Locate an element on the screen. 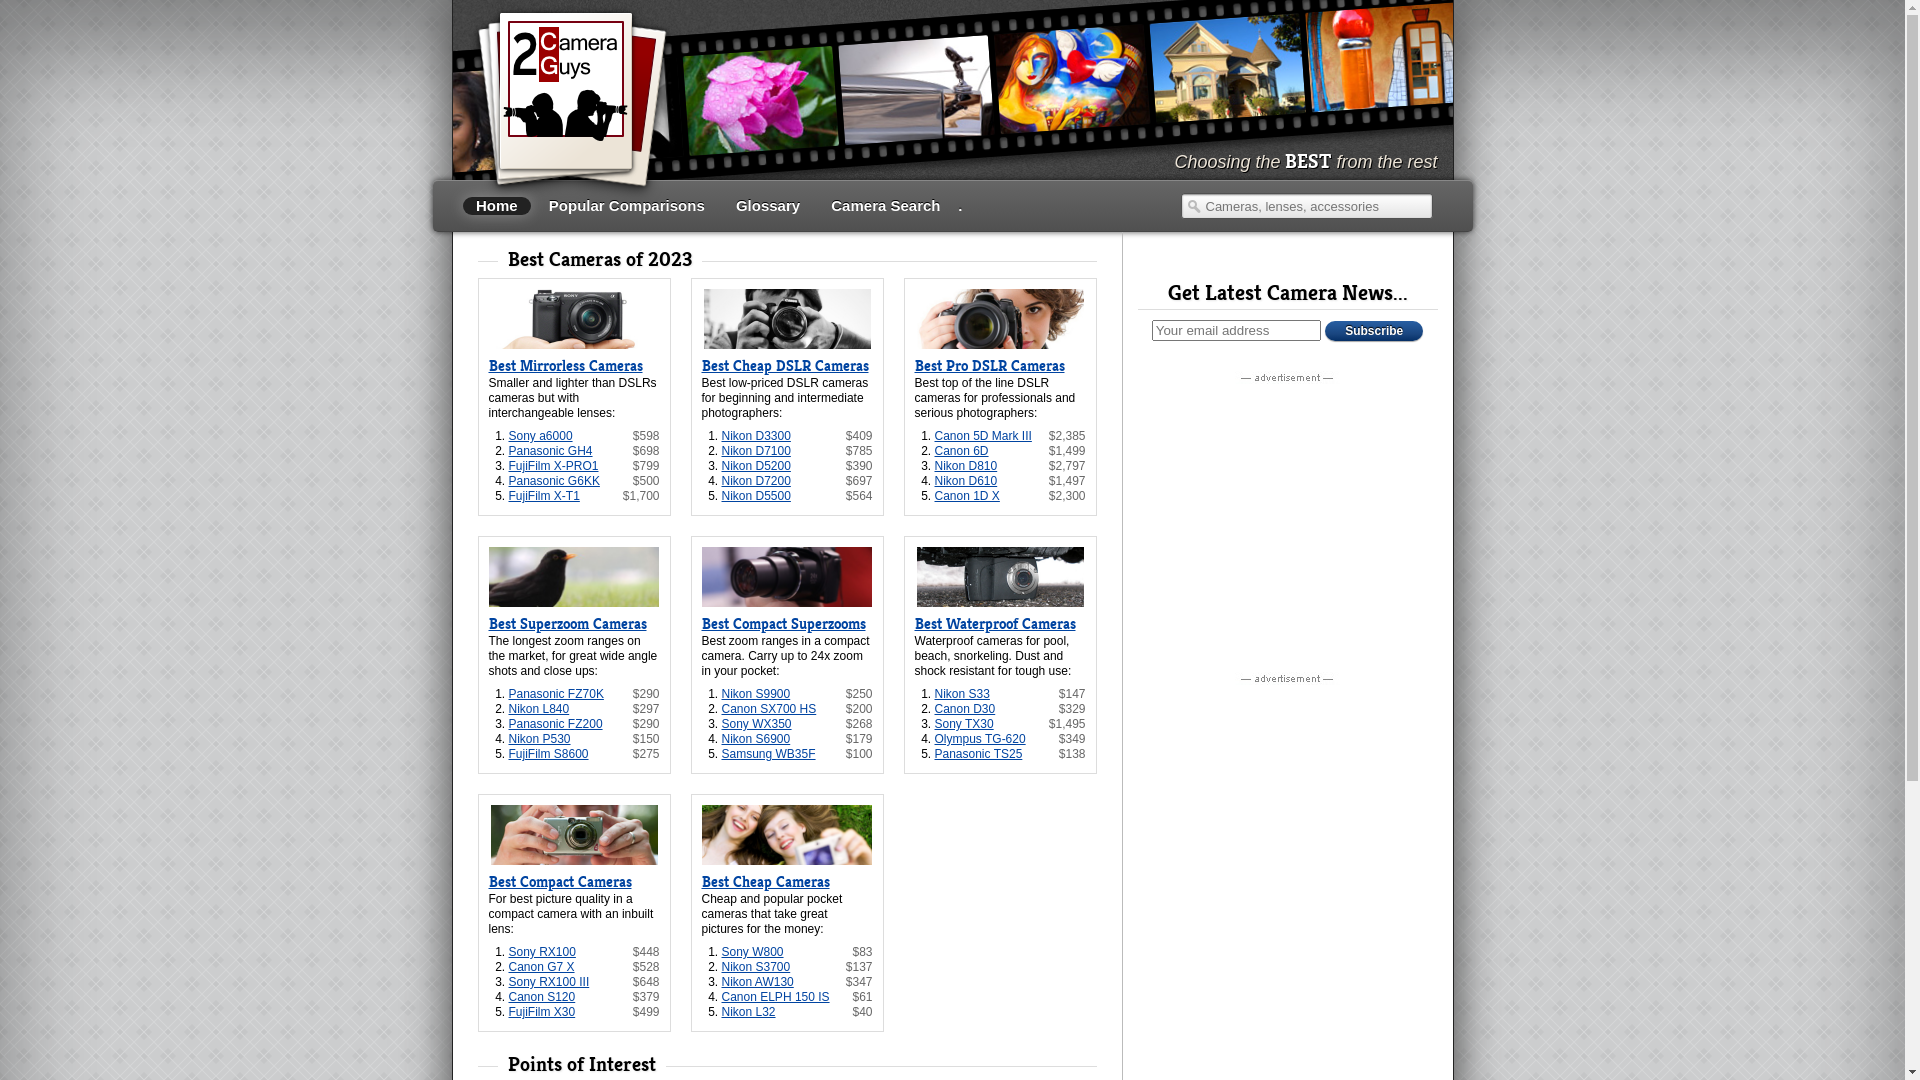 The image size is (1920, 1080). 'Camera Search' is located at coordinates (817, 205).